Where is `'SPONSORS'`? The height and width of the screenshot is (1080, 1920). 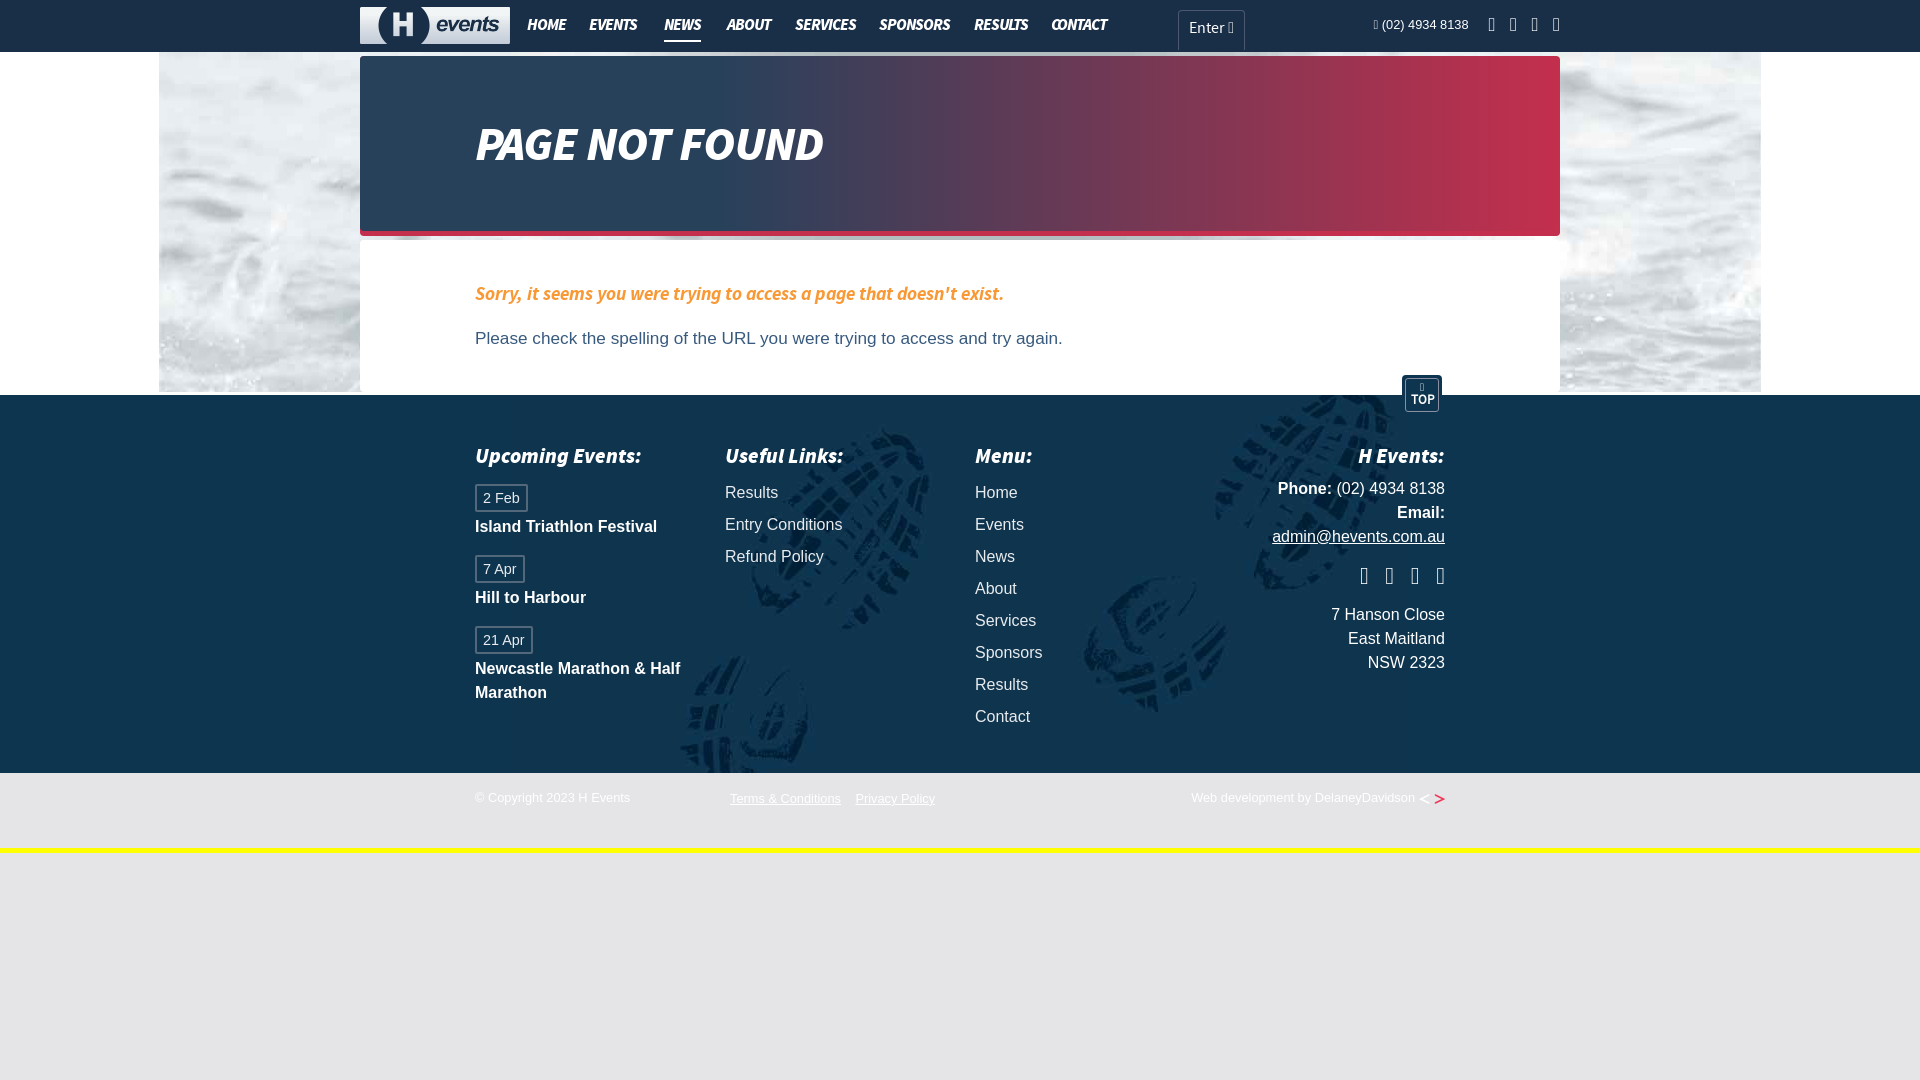
'SPONSORS' is located at coordinates (913, 24).